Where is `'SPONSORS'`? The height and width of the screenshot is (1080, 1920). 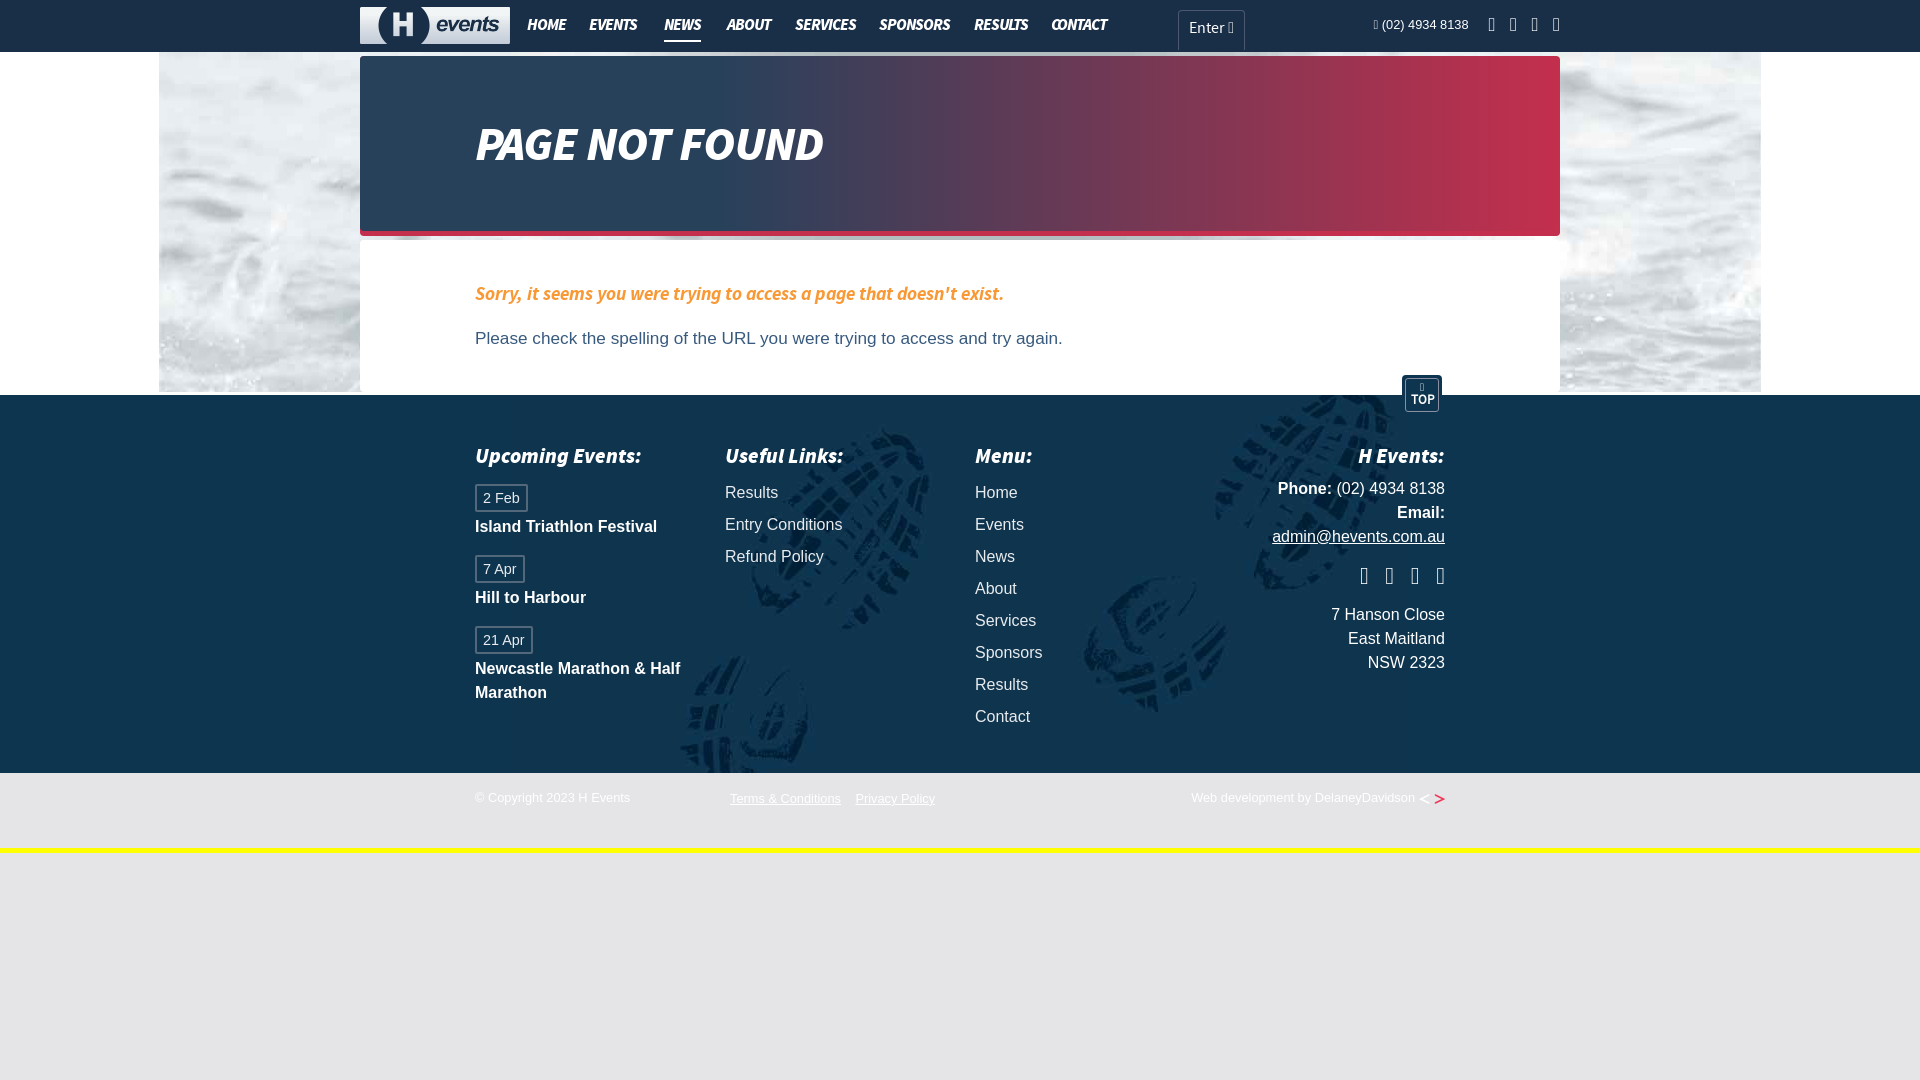
'SPONSORS' is located at coordinates (913, 24).